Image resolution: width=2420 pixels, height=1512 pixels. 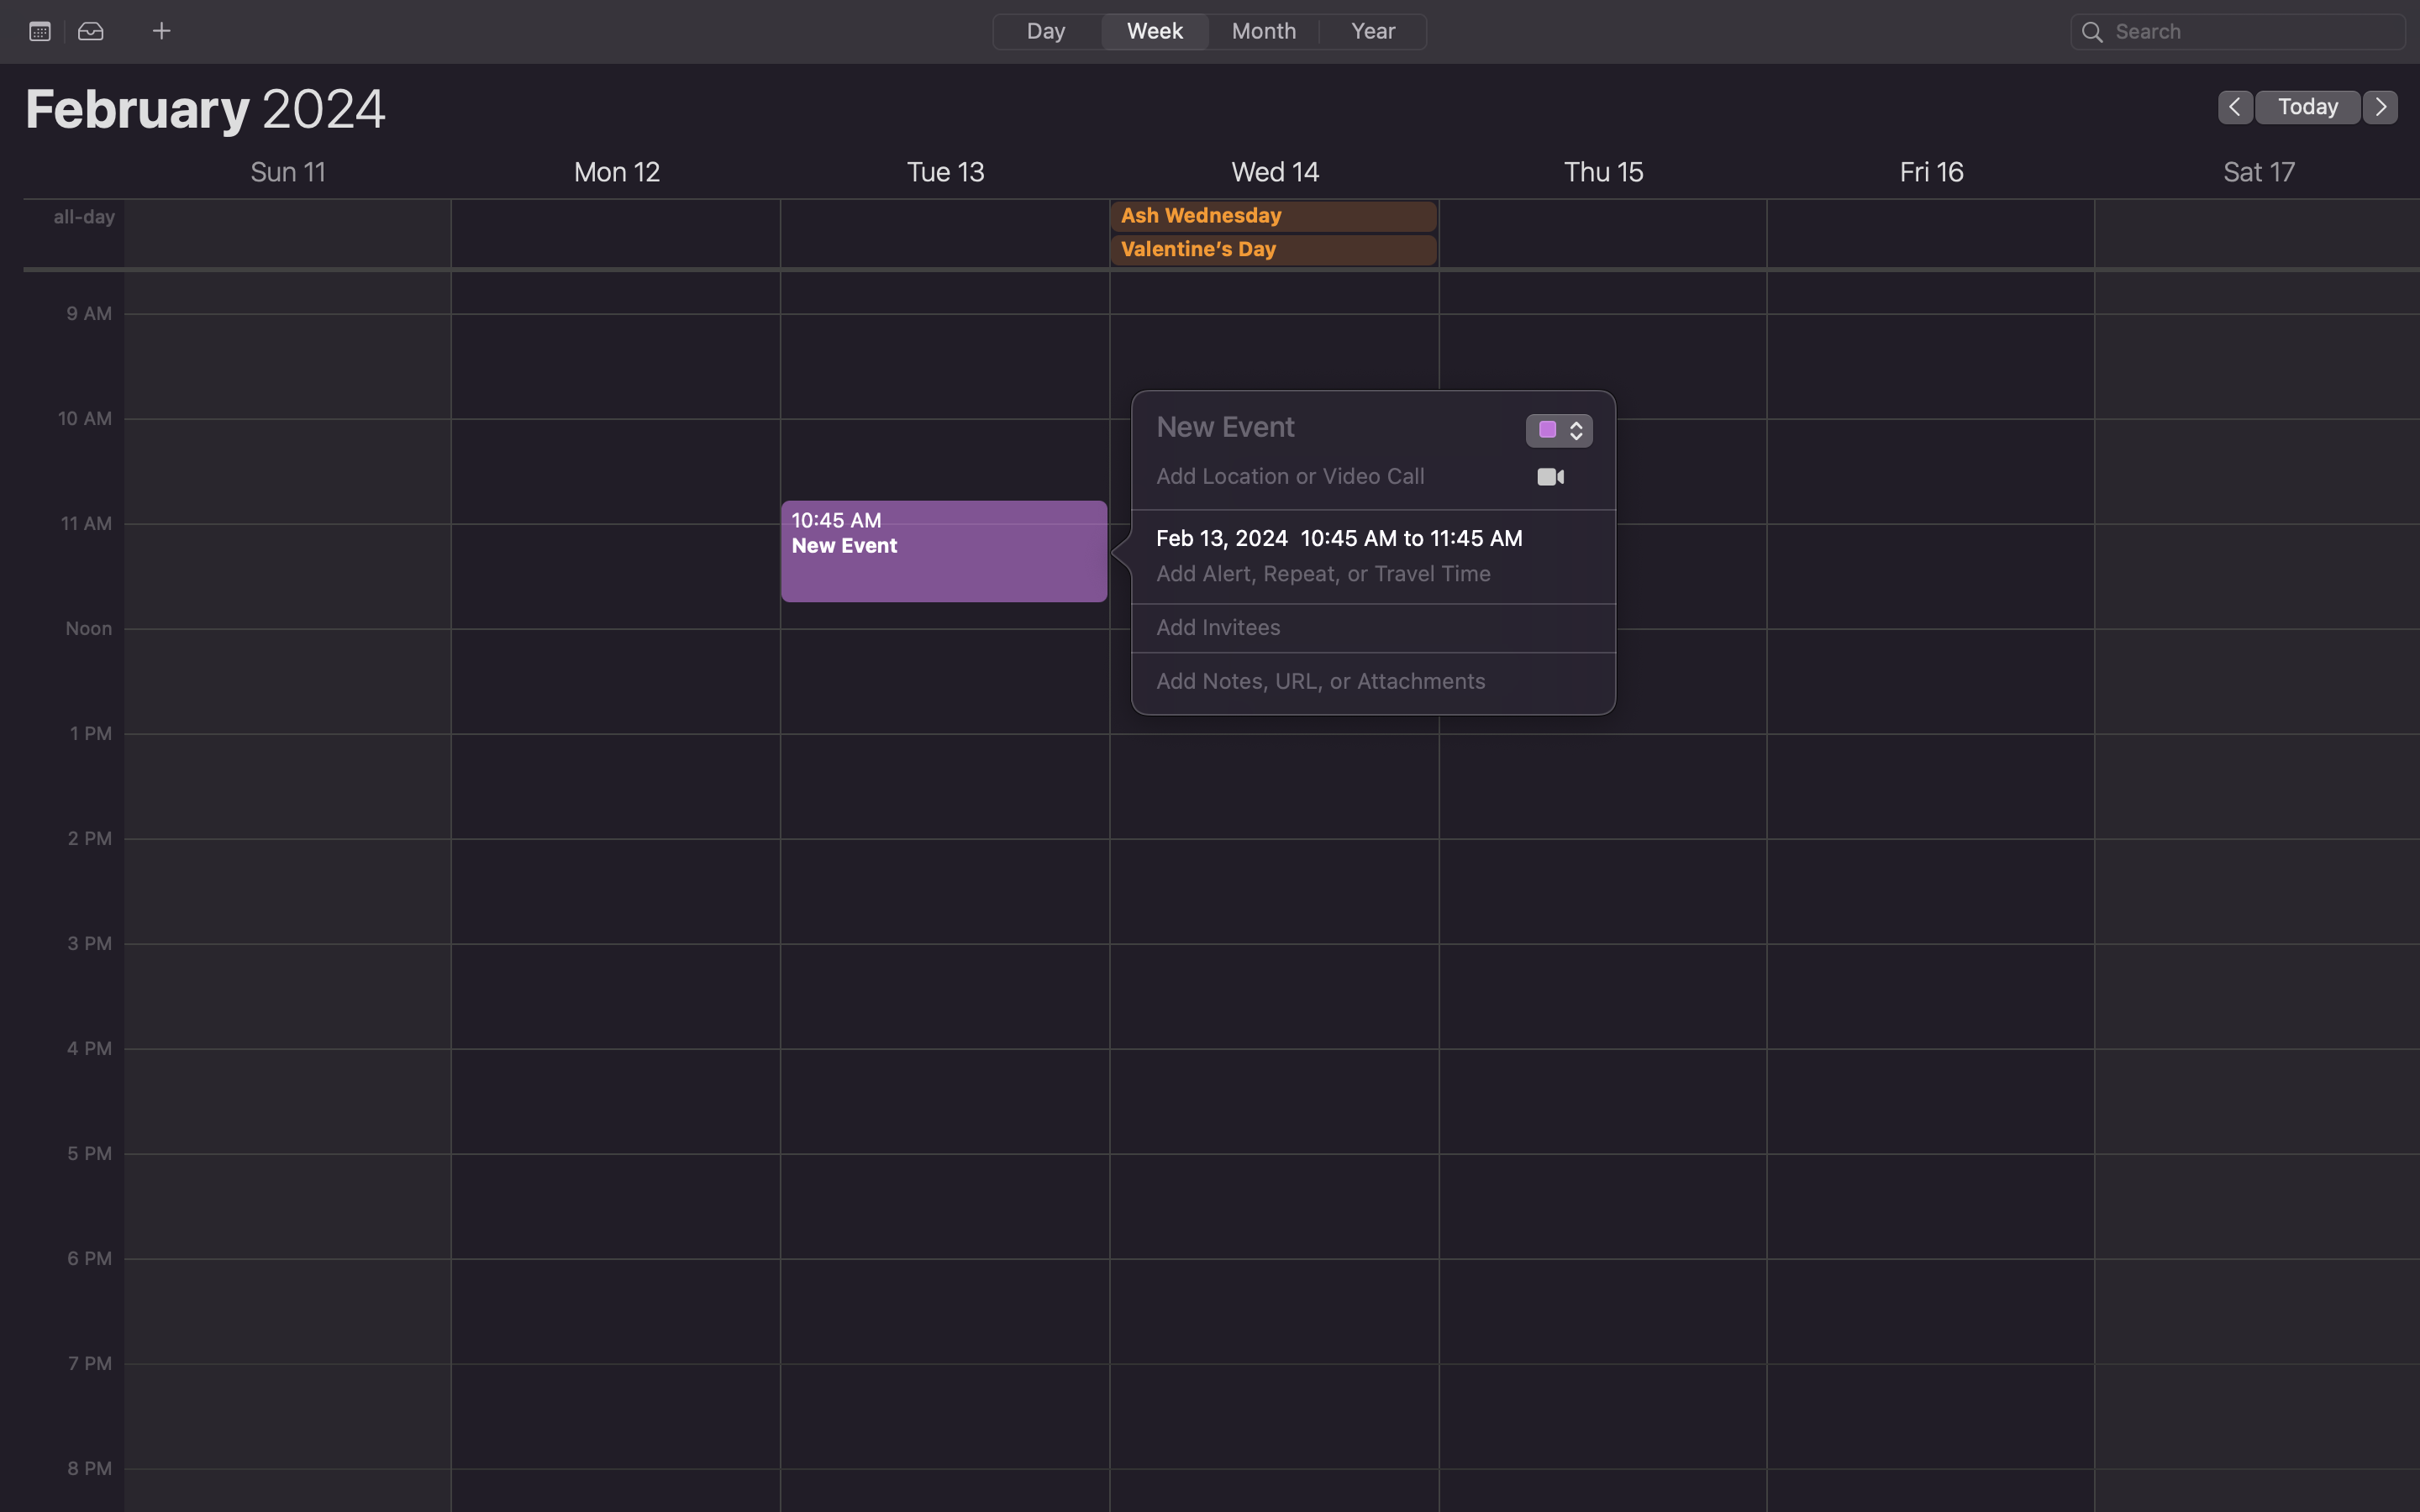 I want to click on up an event called "Meeting with Alex, so click(x=1324, y=425).